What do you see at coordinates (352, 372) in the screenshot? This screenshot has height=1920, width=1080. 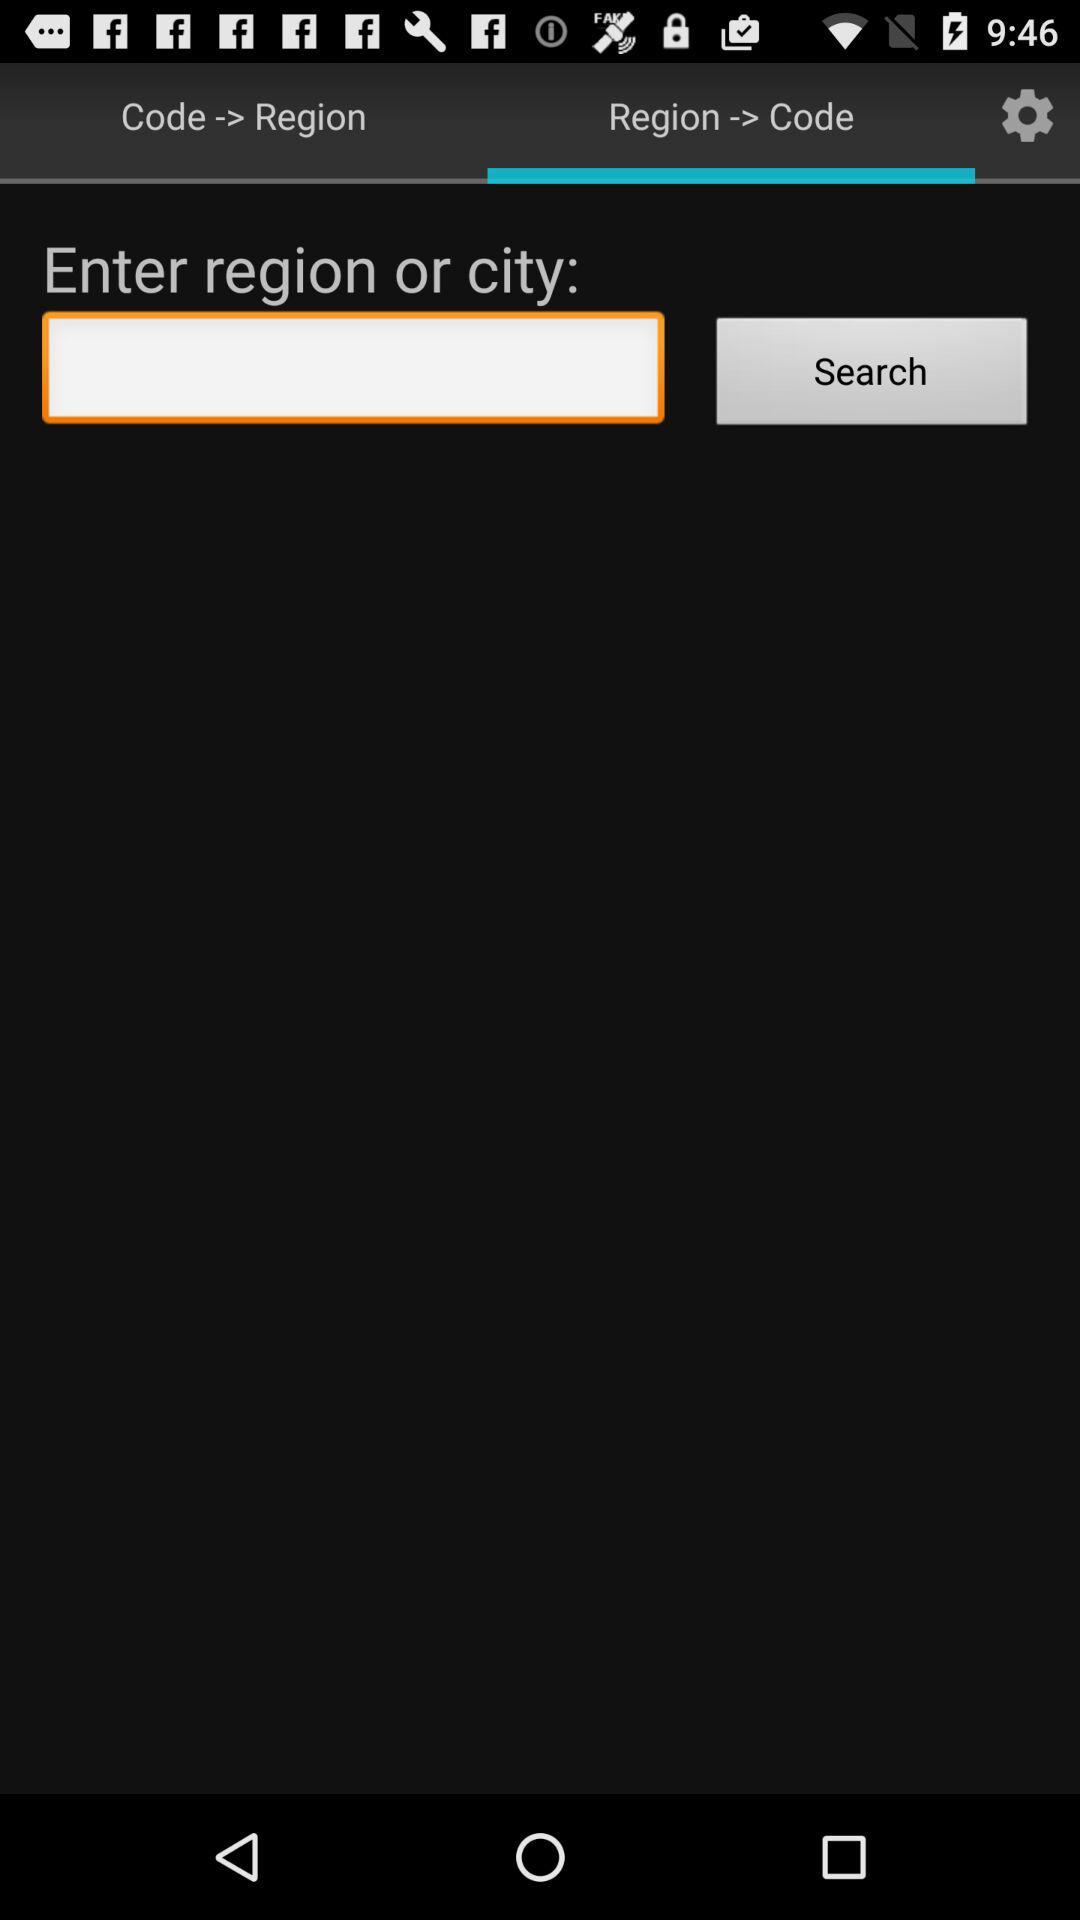 I see `the icon next to the search` at bounding box center [352, 372].